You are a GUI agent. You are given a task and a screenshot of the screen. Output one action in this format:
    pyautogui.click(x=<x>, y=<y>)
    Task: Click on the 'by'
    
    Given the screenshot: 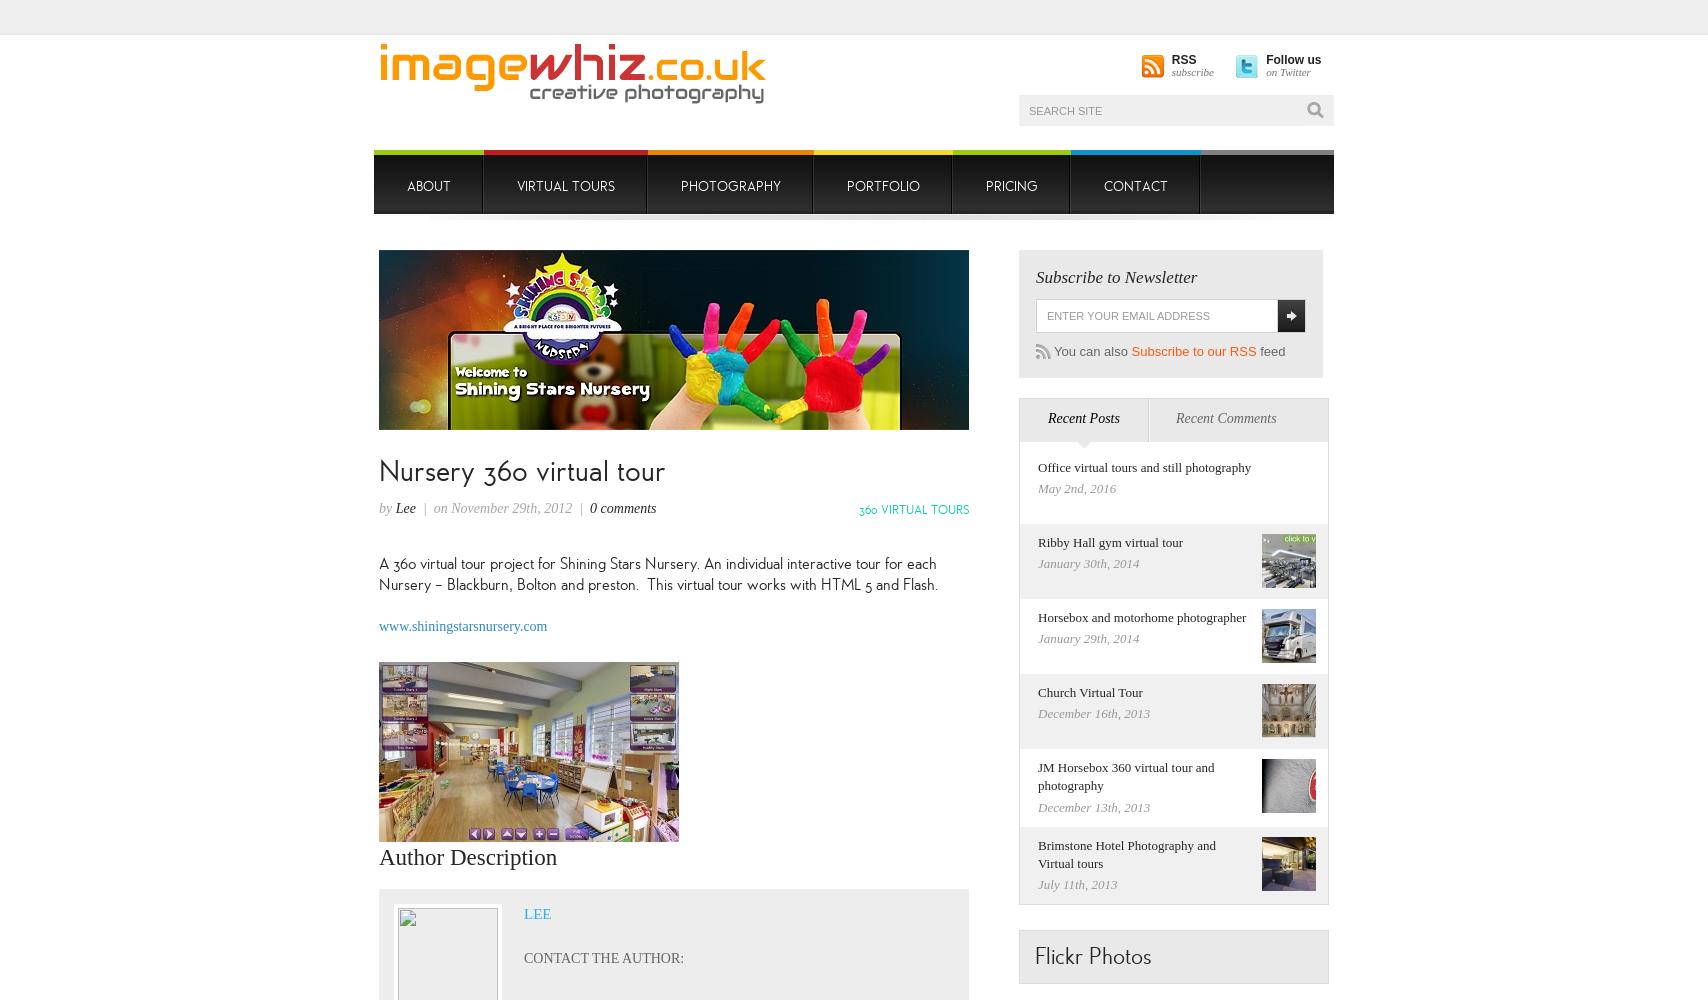 What is the action you would take?
    pyautogui.click(x=387, y=507)
    